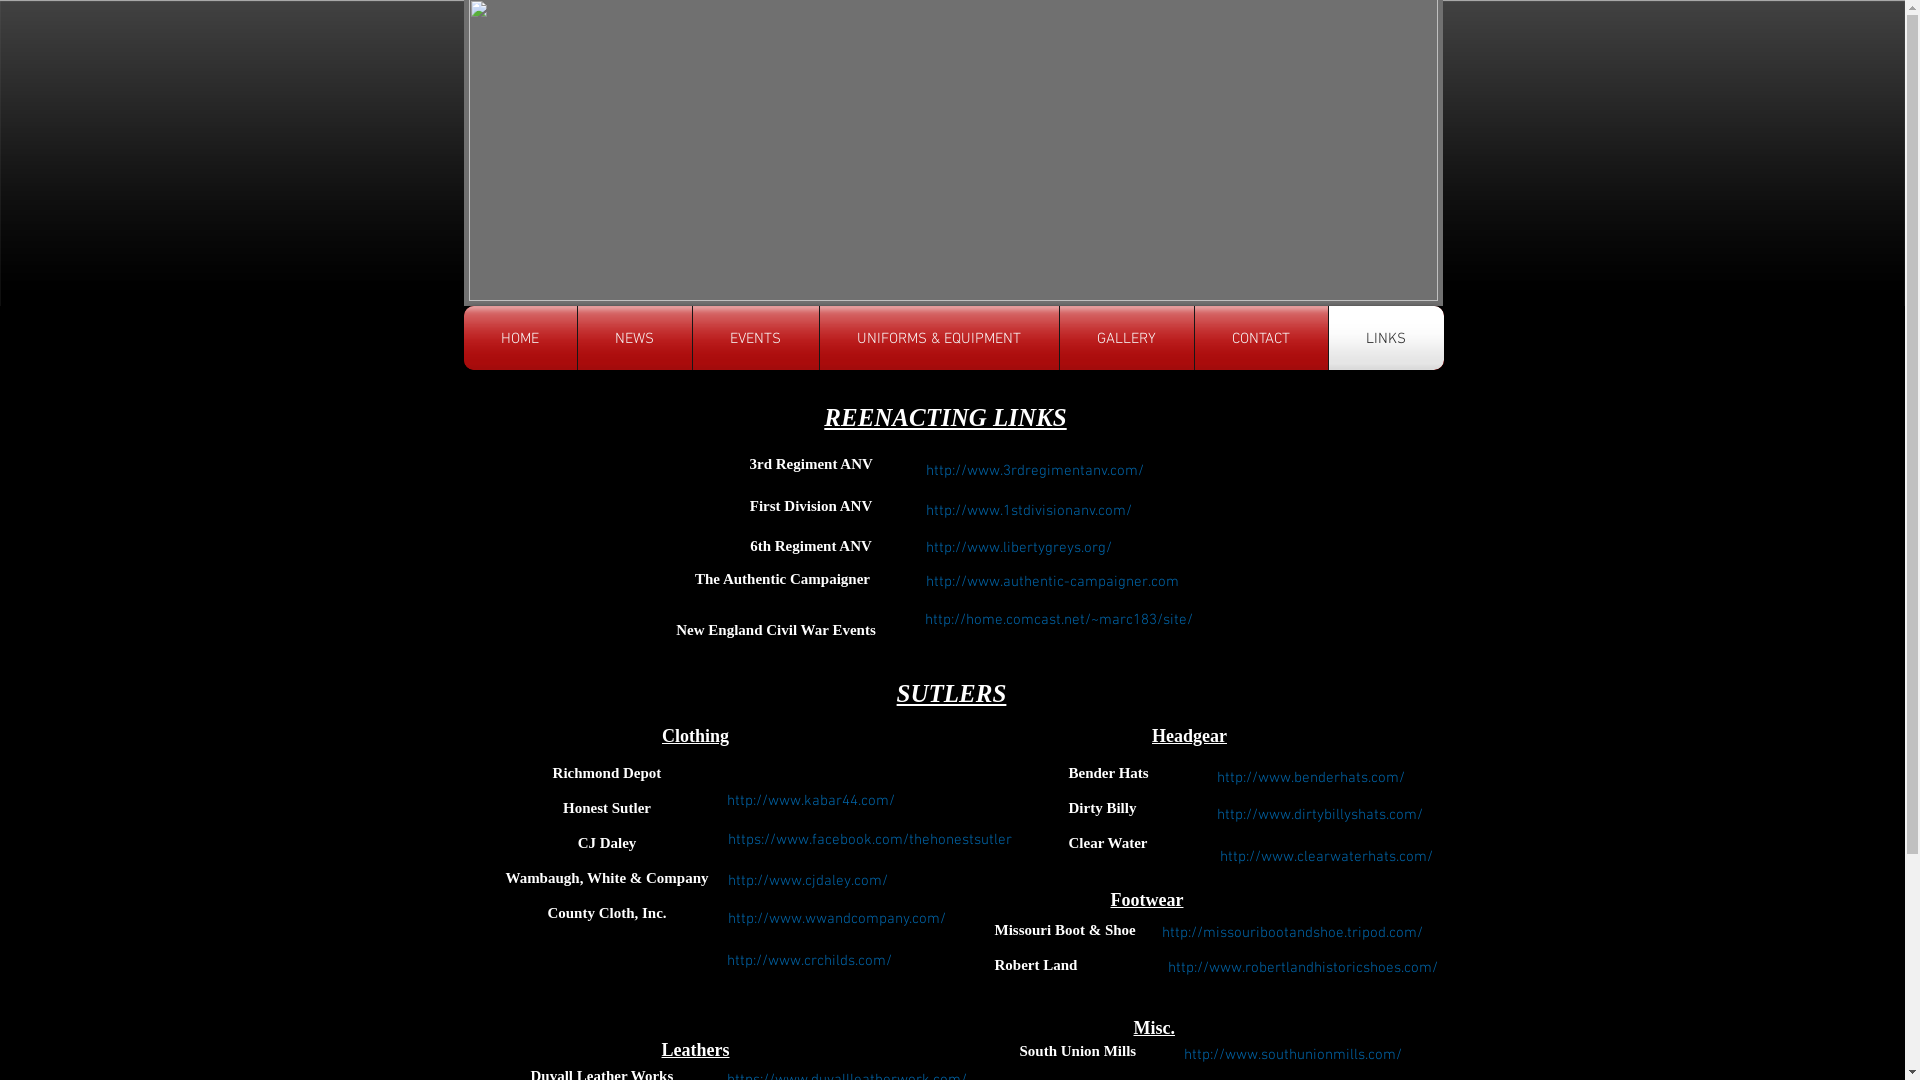 The height and width of the screenshot is (1080, 1920). What do you see at coordinates (1319, 813) in the screenshot?
I see `'http://www.dirtybillyshats.com/'` at bounding box center [1319, 813].